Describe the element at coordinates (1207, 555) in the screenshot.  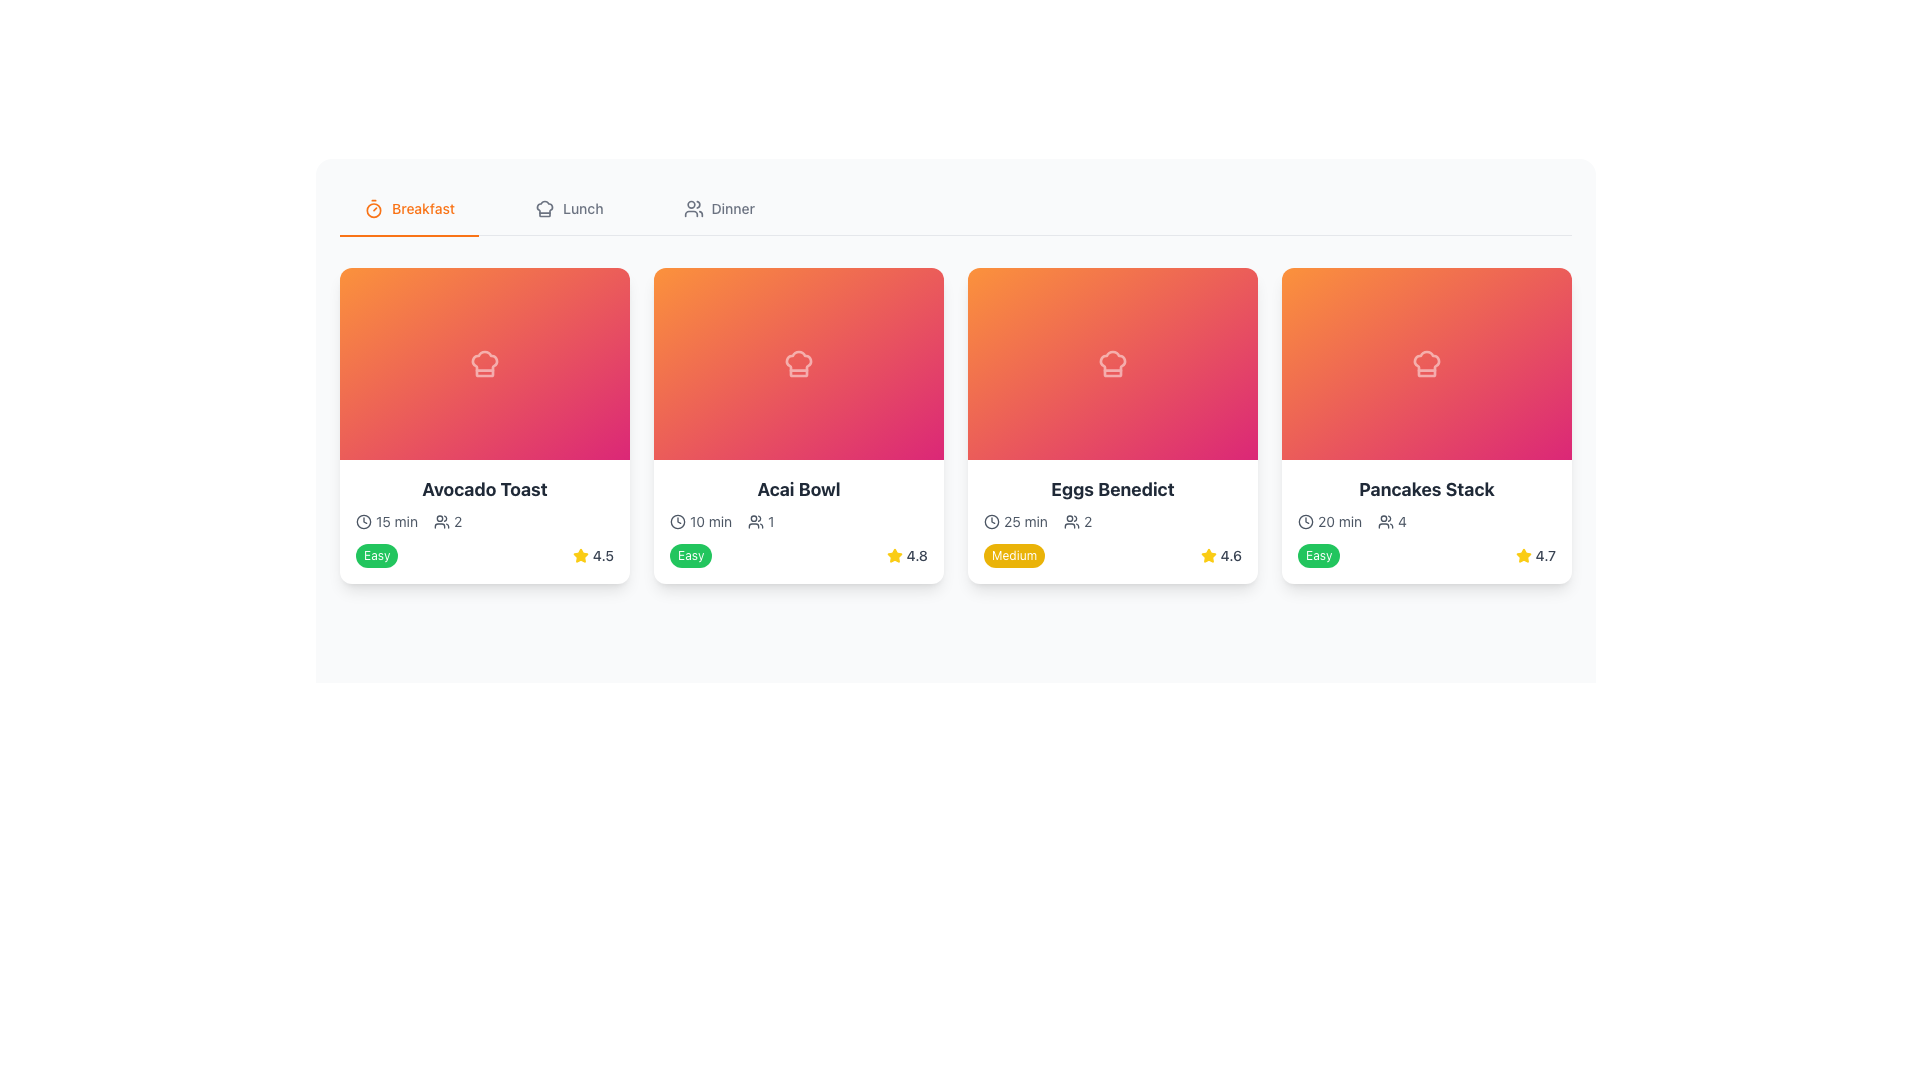
I see `the rating icon located in the bottom-right corner of the food item card if it is interactive` at that location.